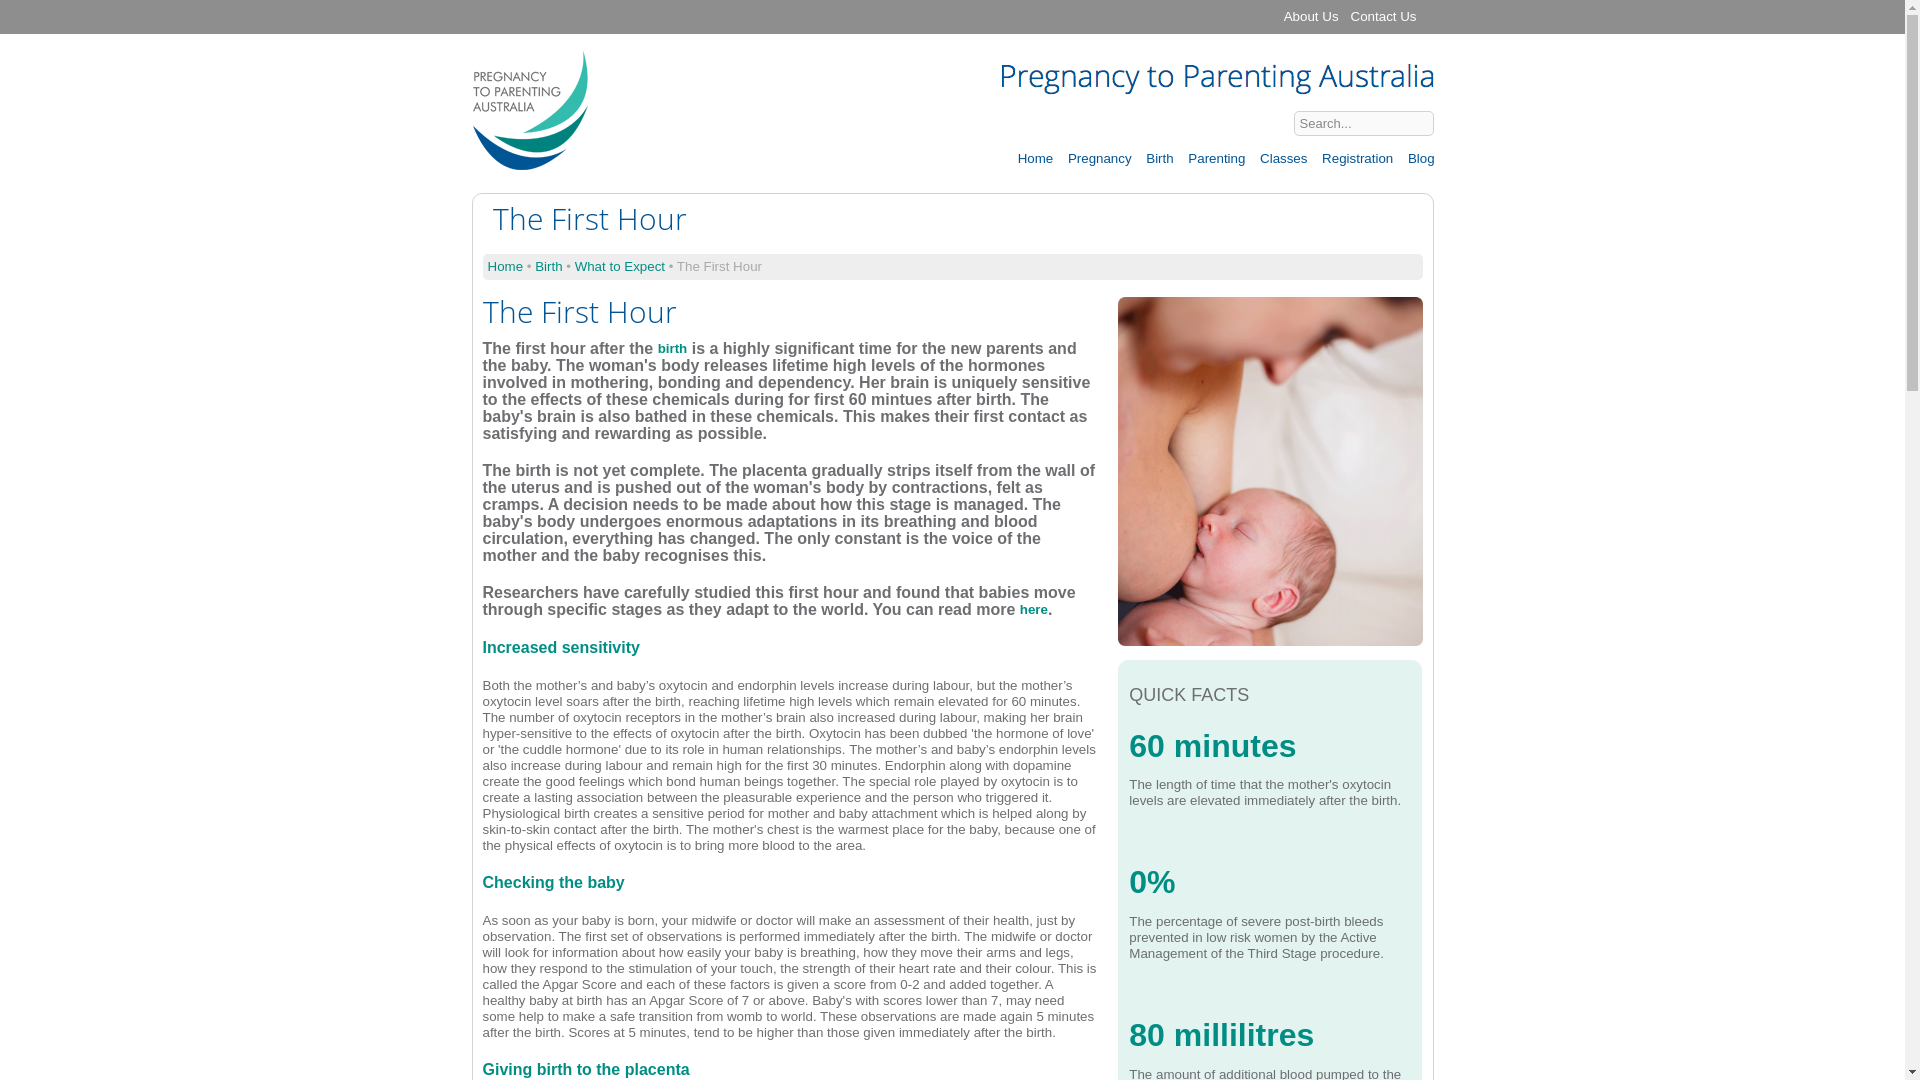 This screenshot has height=1080, width=1920. Describe the element at coordinates (618, 265) in the screenshot. I see `'What to Expect'` at that location.